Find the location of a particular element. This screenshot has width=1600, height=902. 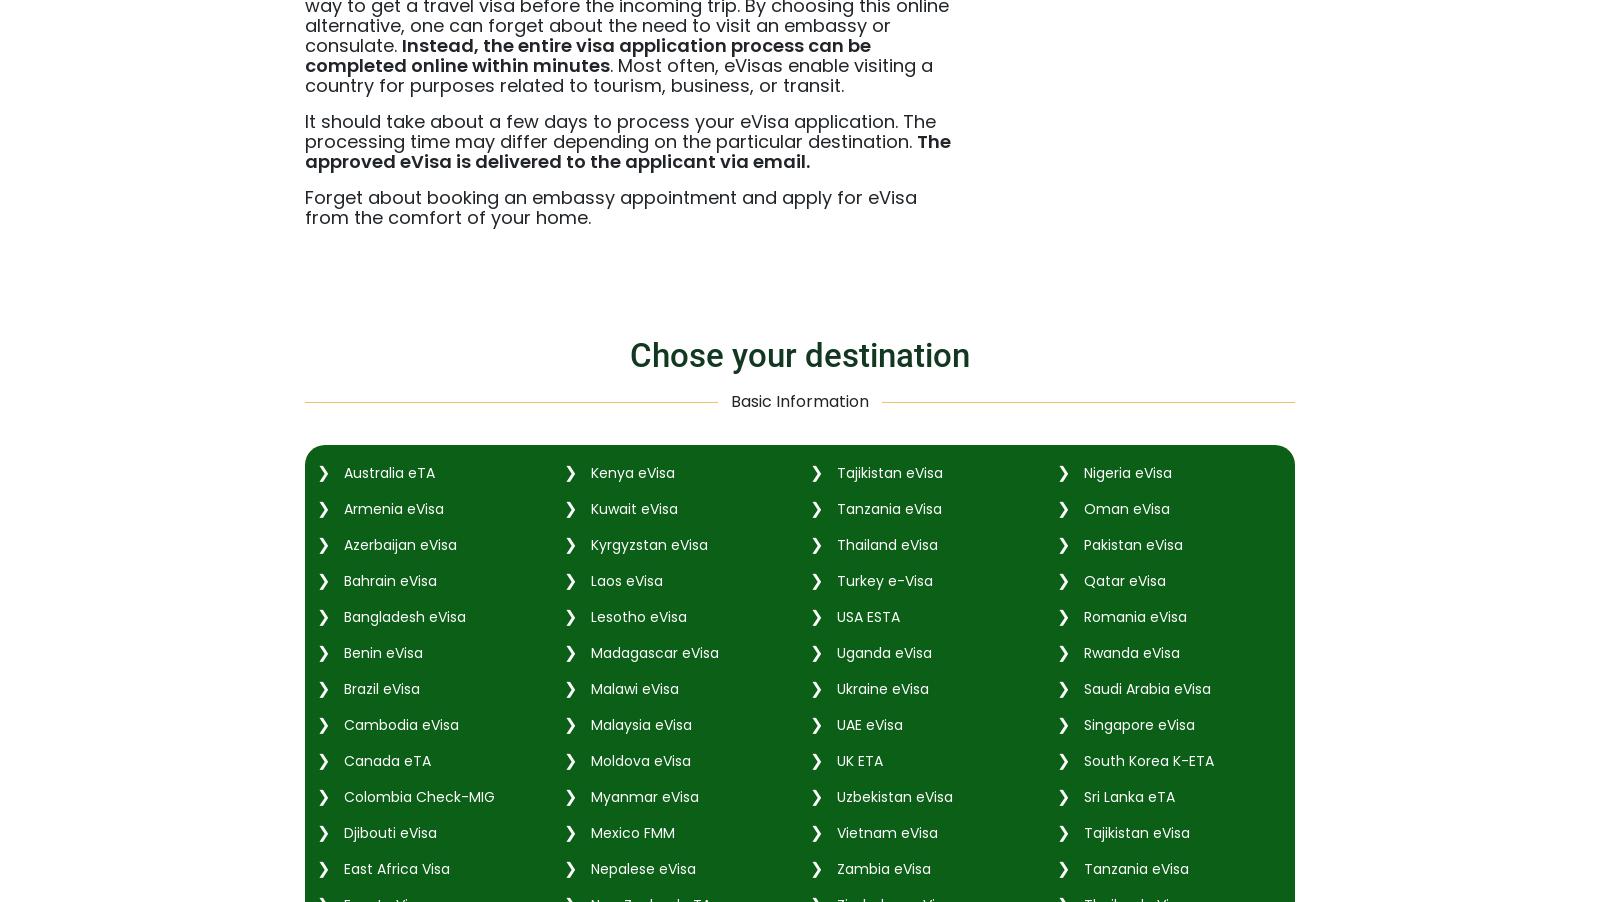

'Forget about booking an embassy appointment and apply for eVisa from the comfort of your home.' is located at coordinates (611, 205).